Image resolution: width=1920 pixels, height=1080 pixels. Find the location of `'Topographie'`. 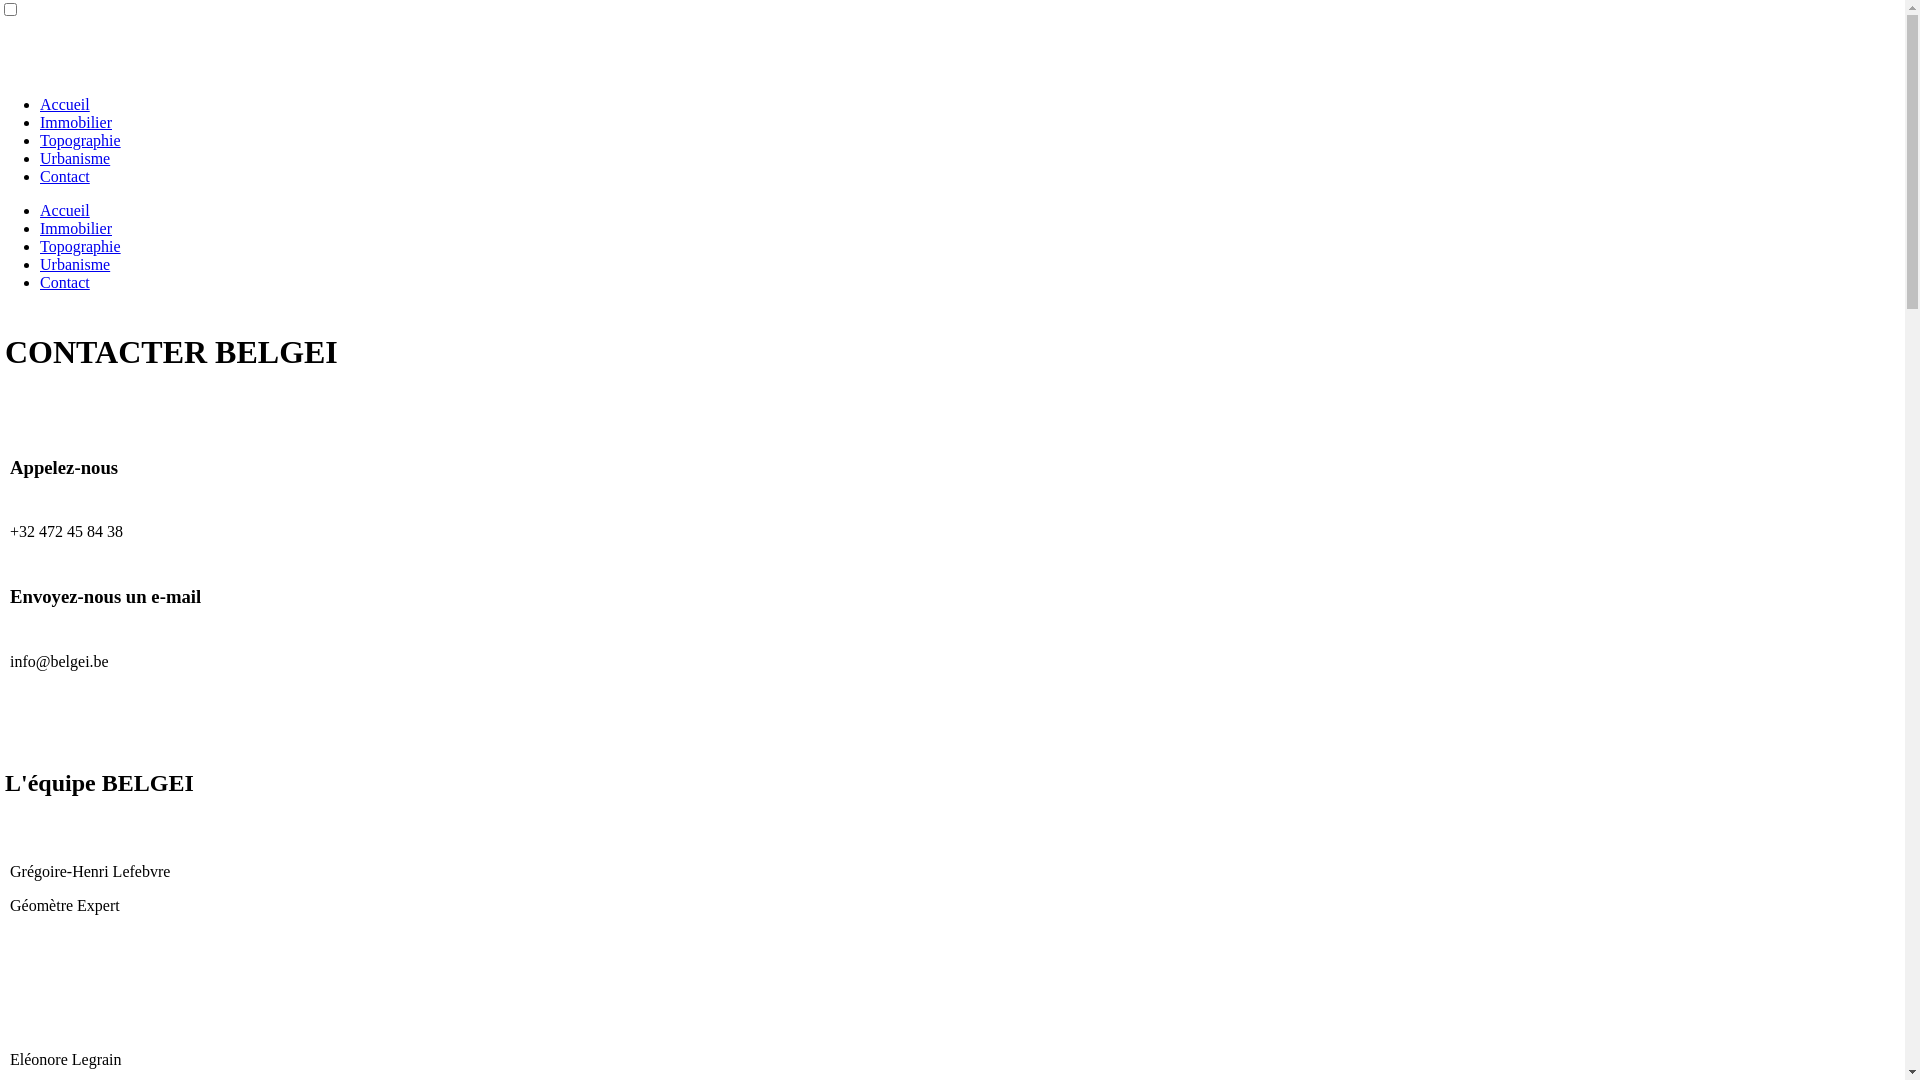

'Topographie' is located at coordinates (80, 139).